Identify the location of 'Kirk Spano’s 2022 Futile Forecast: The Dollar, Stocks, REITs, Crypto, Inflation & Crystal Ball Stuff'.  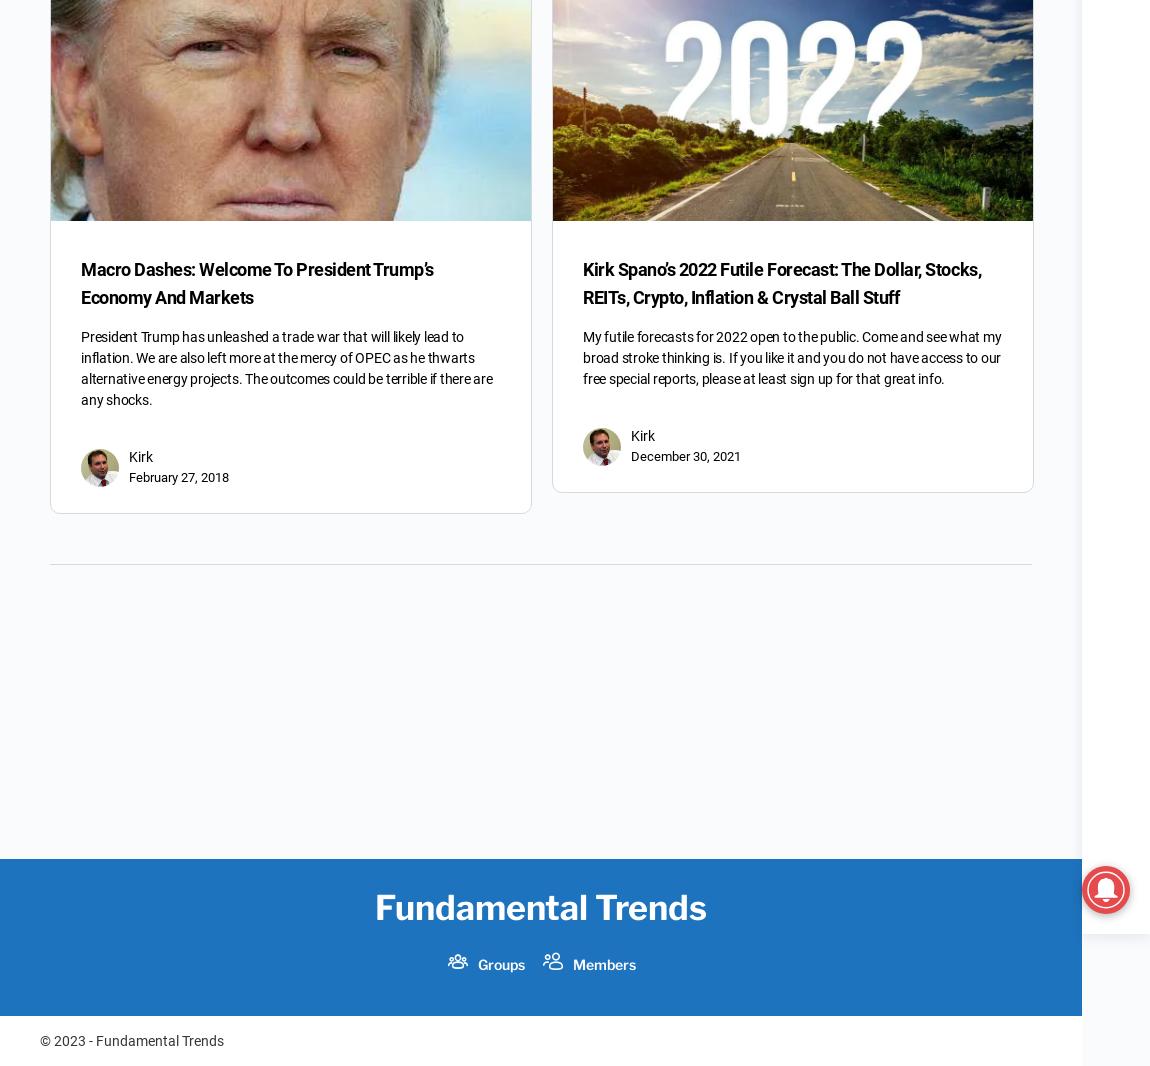
(781, 283).